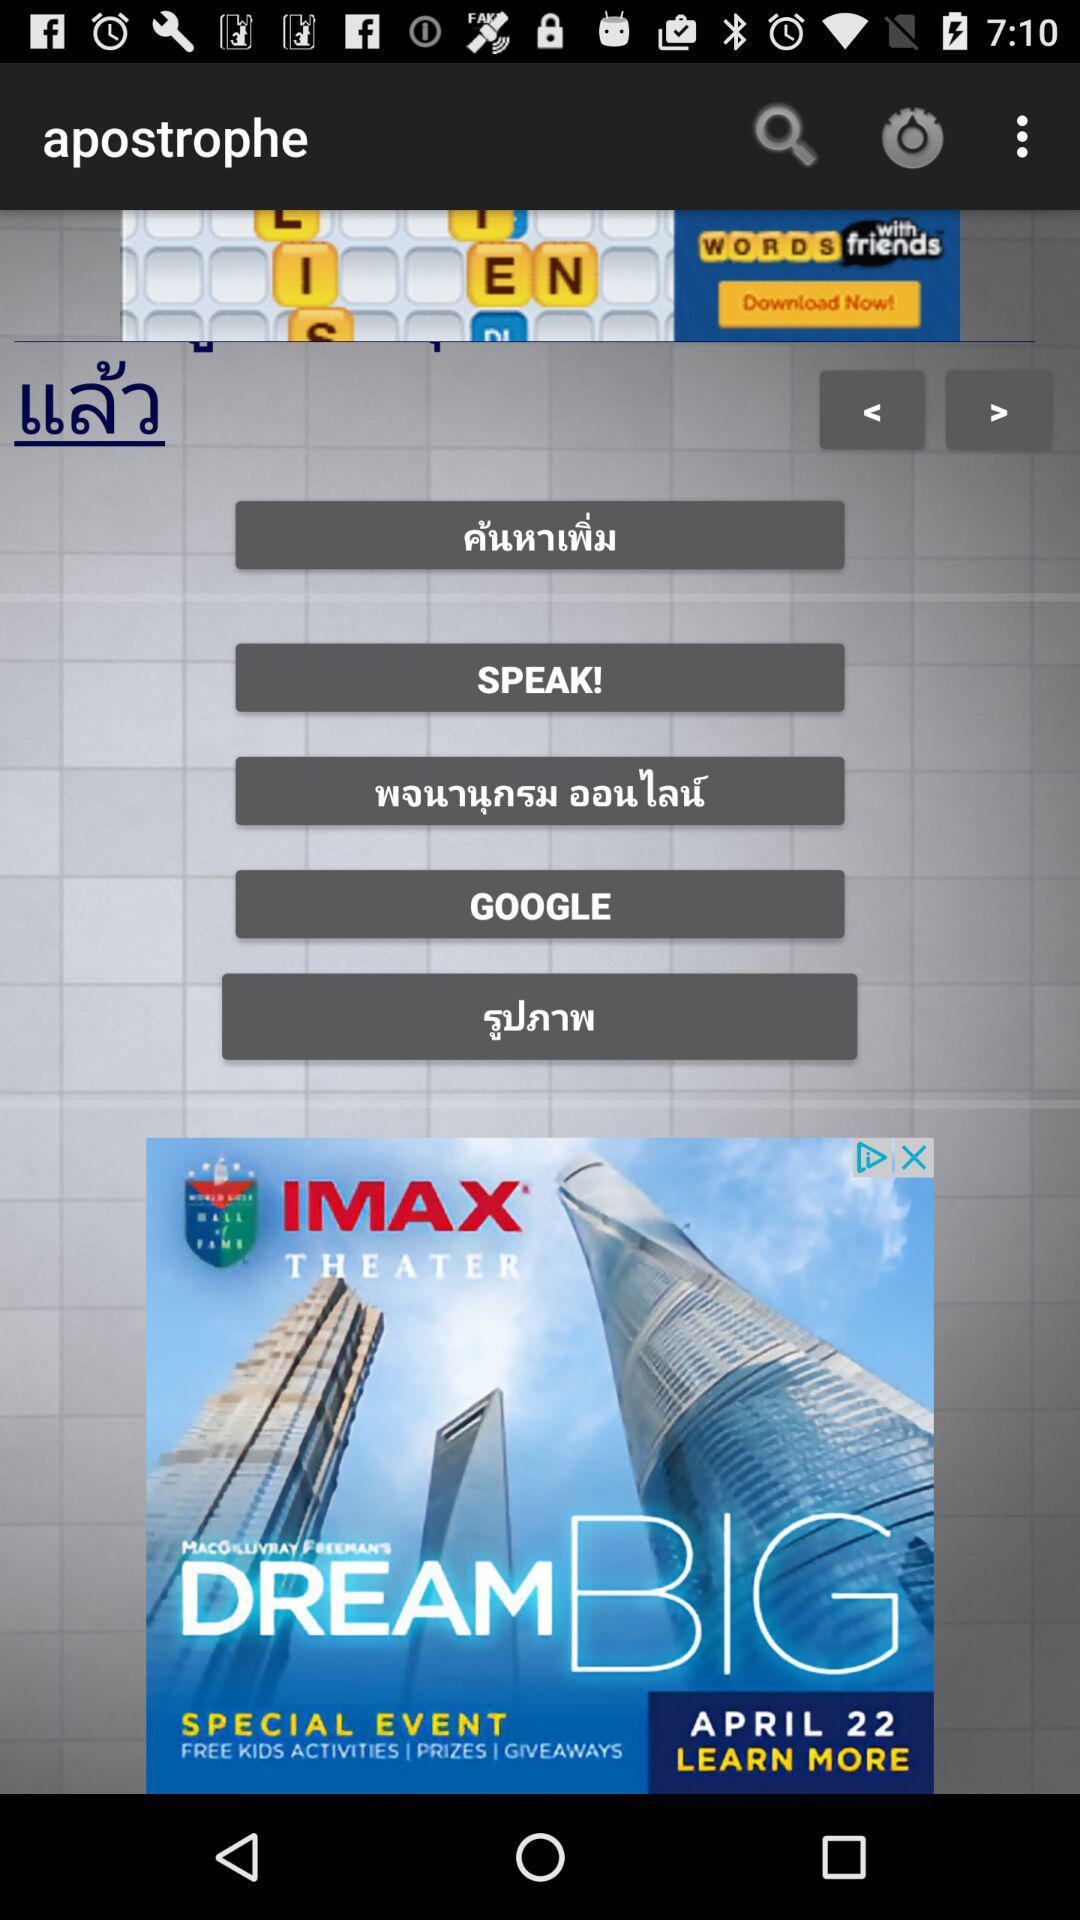 The image size is (1080, 1920). I want to click on a icon which is before more option, so click(911, 136).